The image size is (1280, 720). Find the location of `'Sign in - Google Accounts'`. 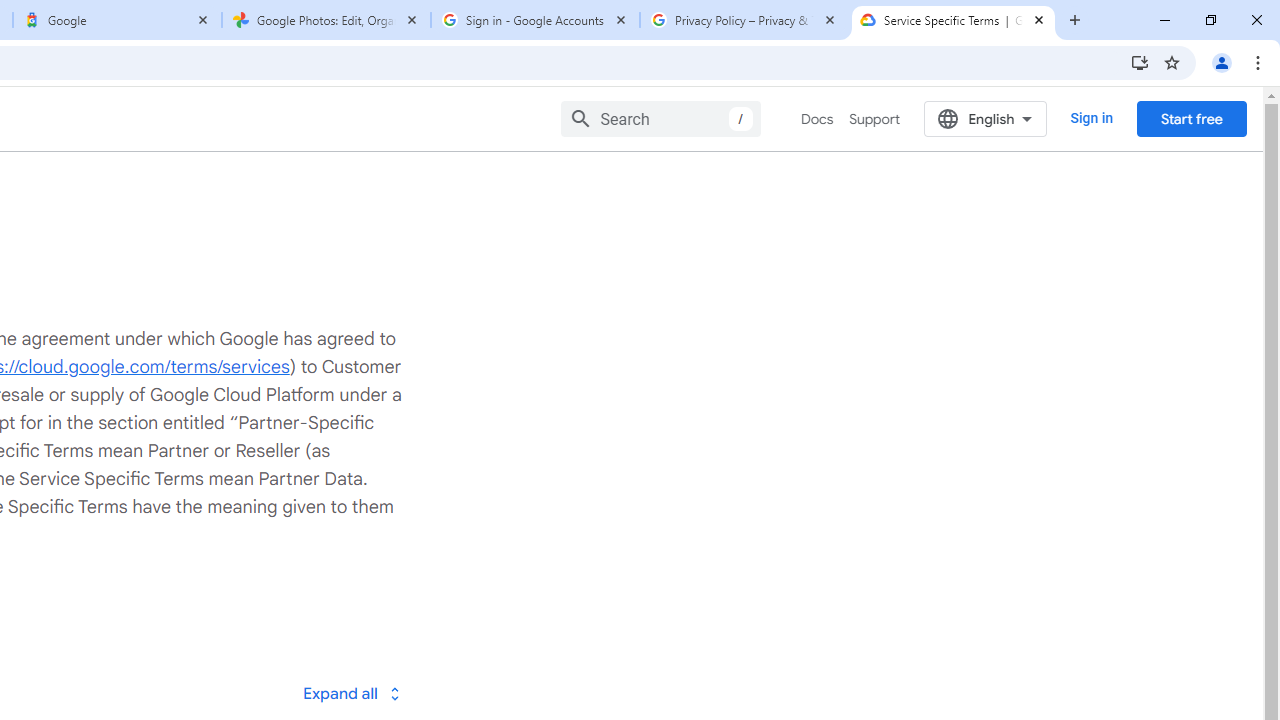

'Sign in - Google Accounts' is located at coordinates (535, 20).